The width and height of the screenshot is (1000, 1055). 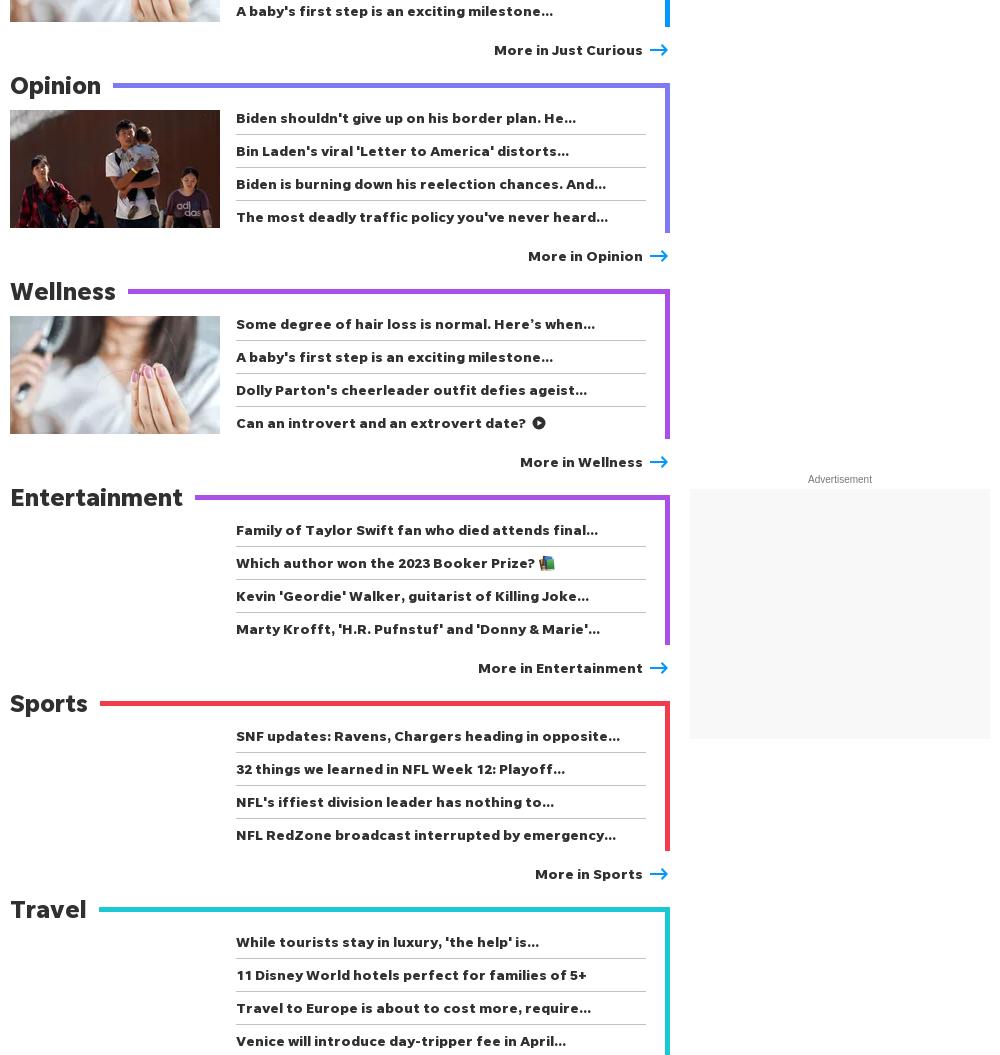 What do you see at coordinates (426, 834) in the screenshot?
I see `'NFL RedZone broadcast interrupted by emergency…'` at bounding box center [426, 834].